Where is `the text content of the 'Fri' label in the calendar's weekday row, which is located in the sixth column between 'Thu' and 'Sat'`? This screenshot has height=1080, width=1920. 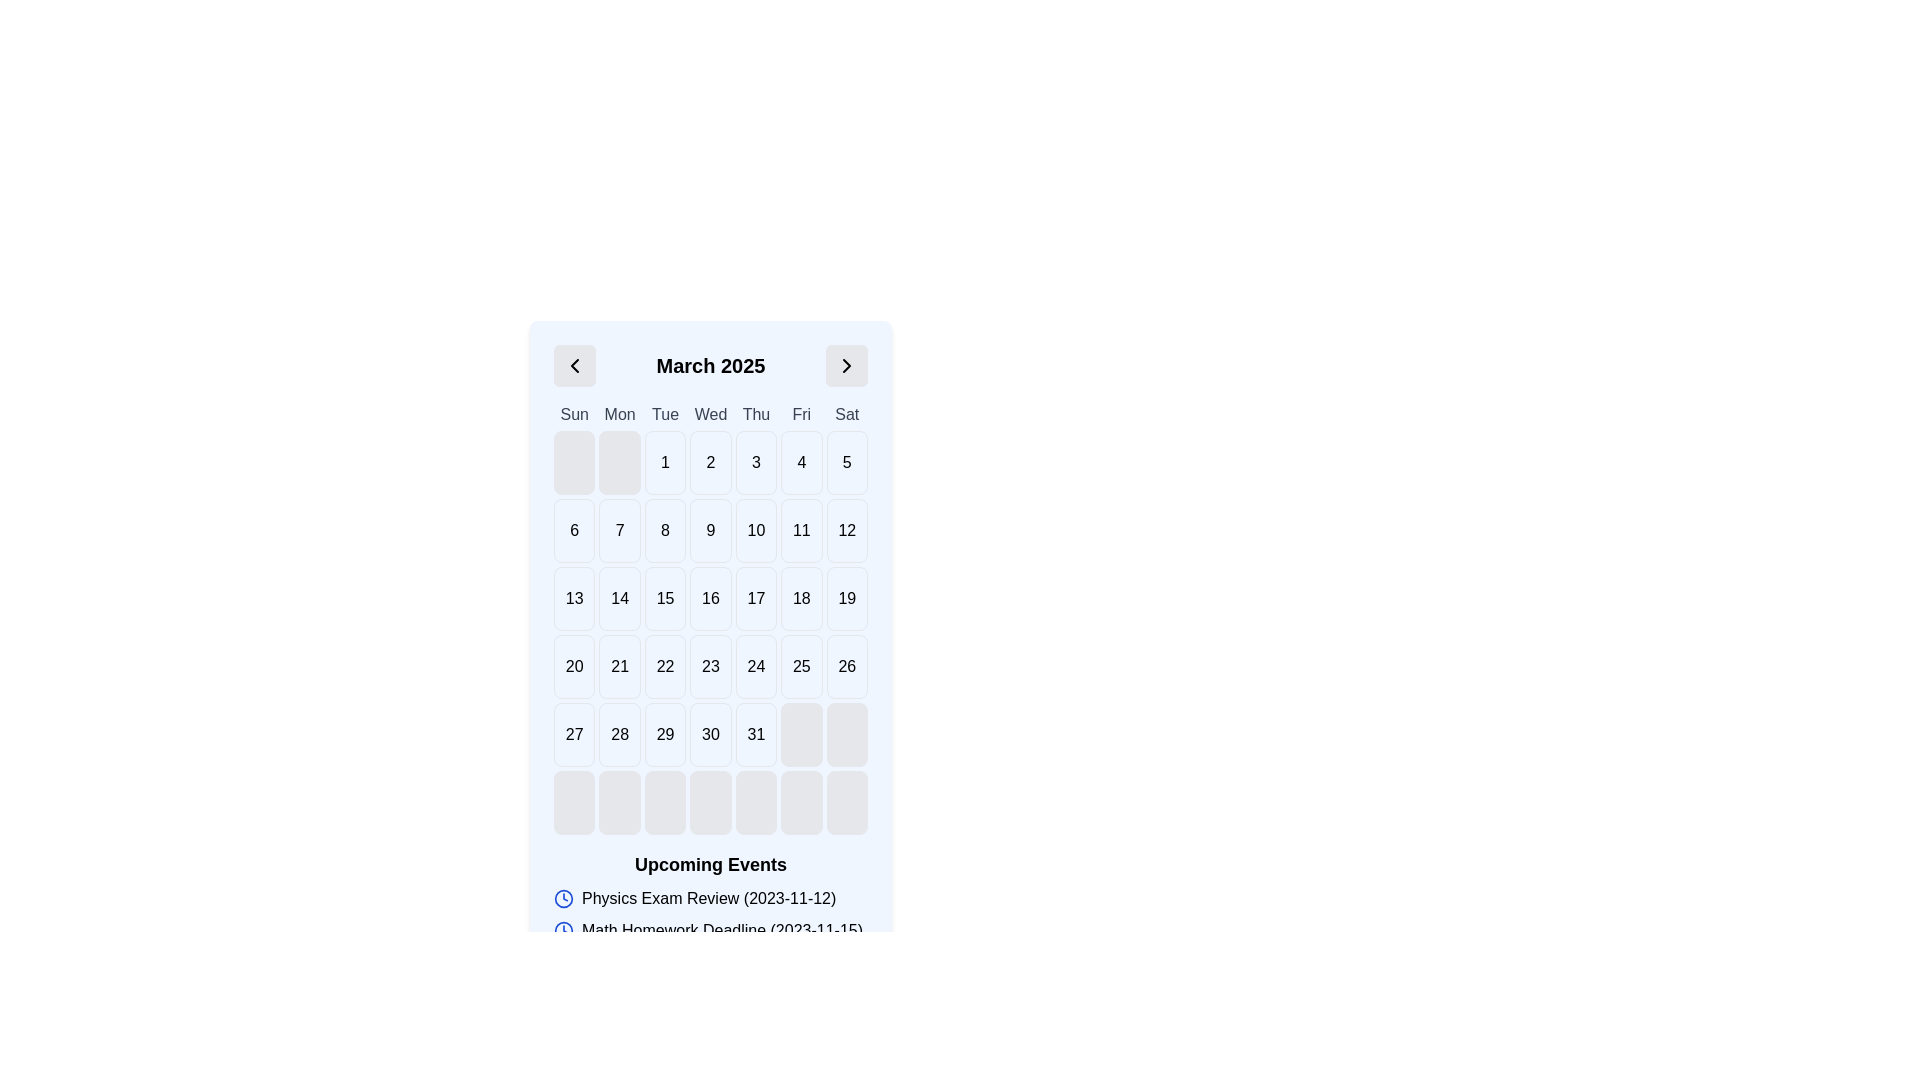 the text content of the 'Fri' label in the calendar's weekday row, which is located in the sixth column between 'Thu' and 'Sat' is located at coordinates (801, 414).